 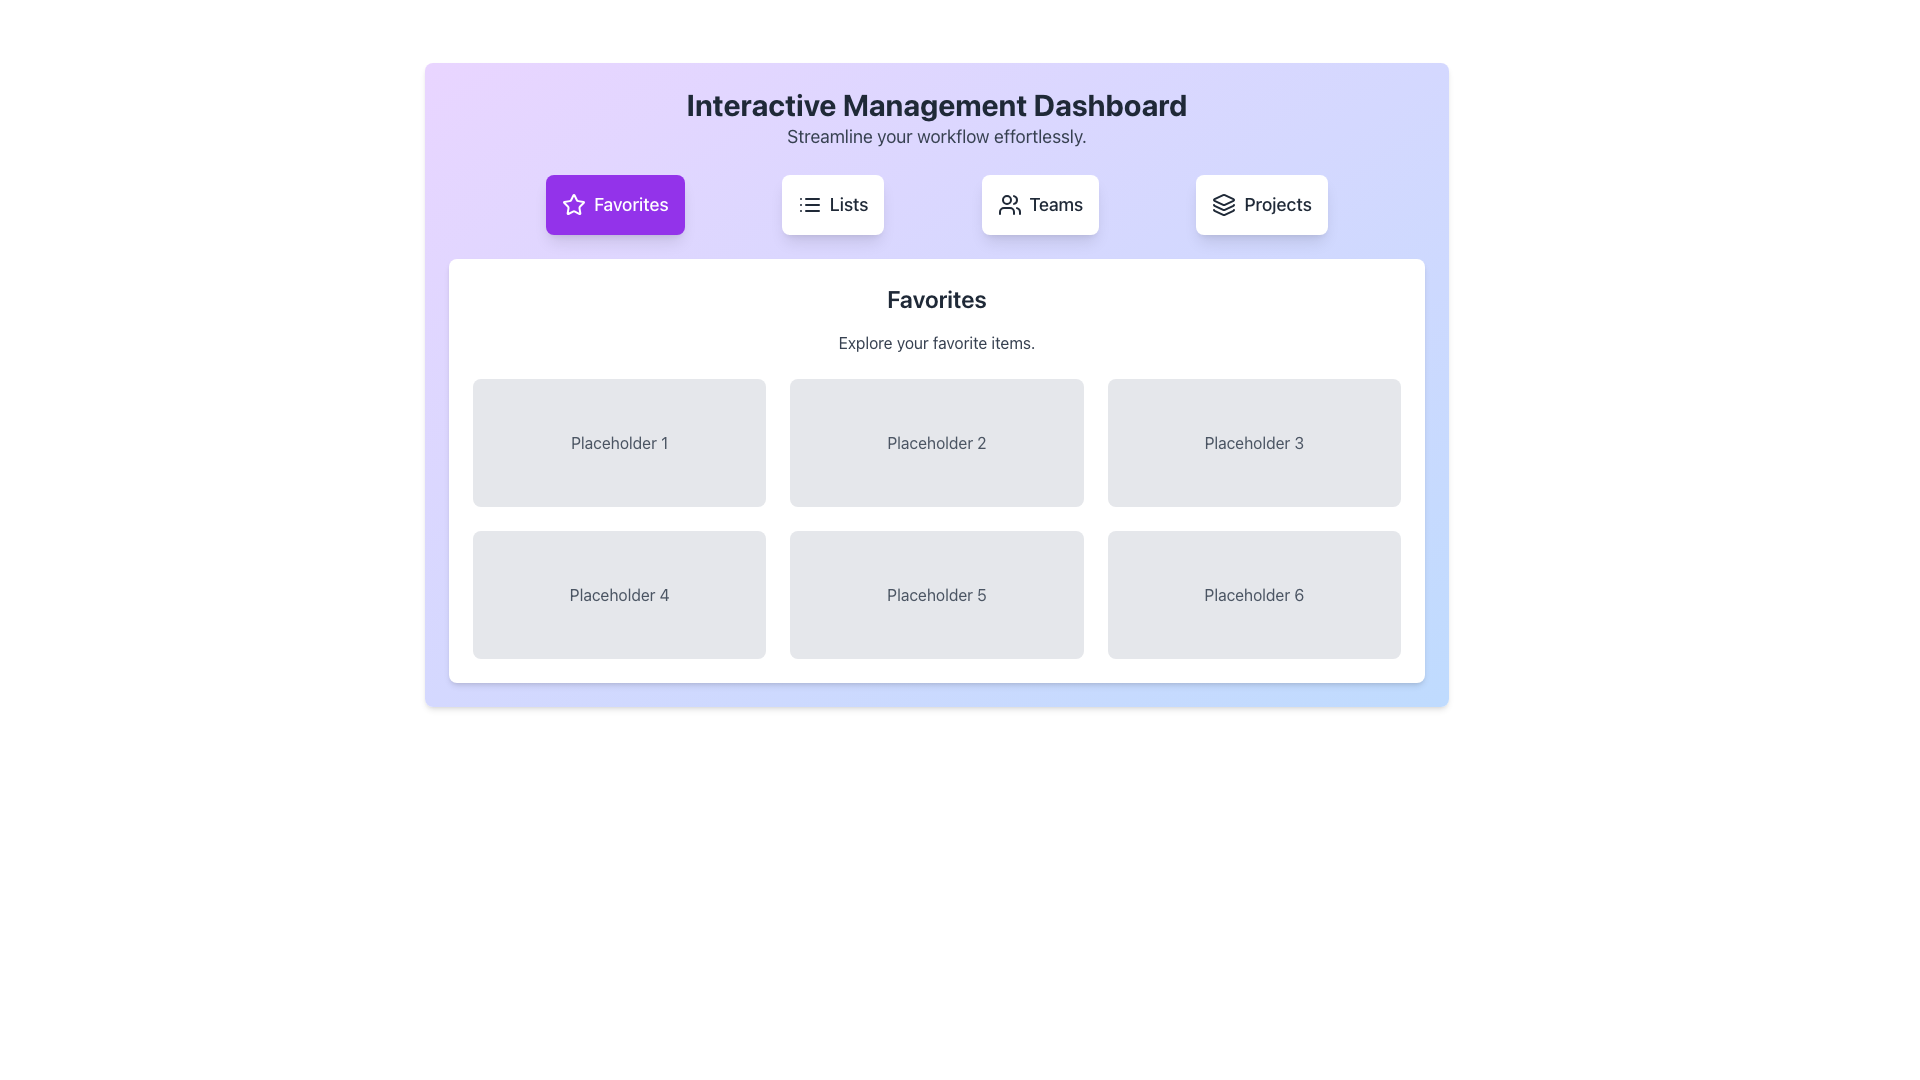 I want to click on text of the Text-based Placeholder Block, which is the second item in the first row of a three-column grid layout, so click(x=935, y=442).